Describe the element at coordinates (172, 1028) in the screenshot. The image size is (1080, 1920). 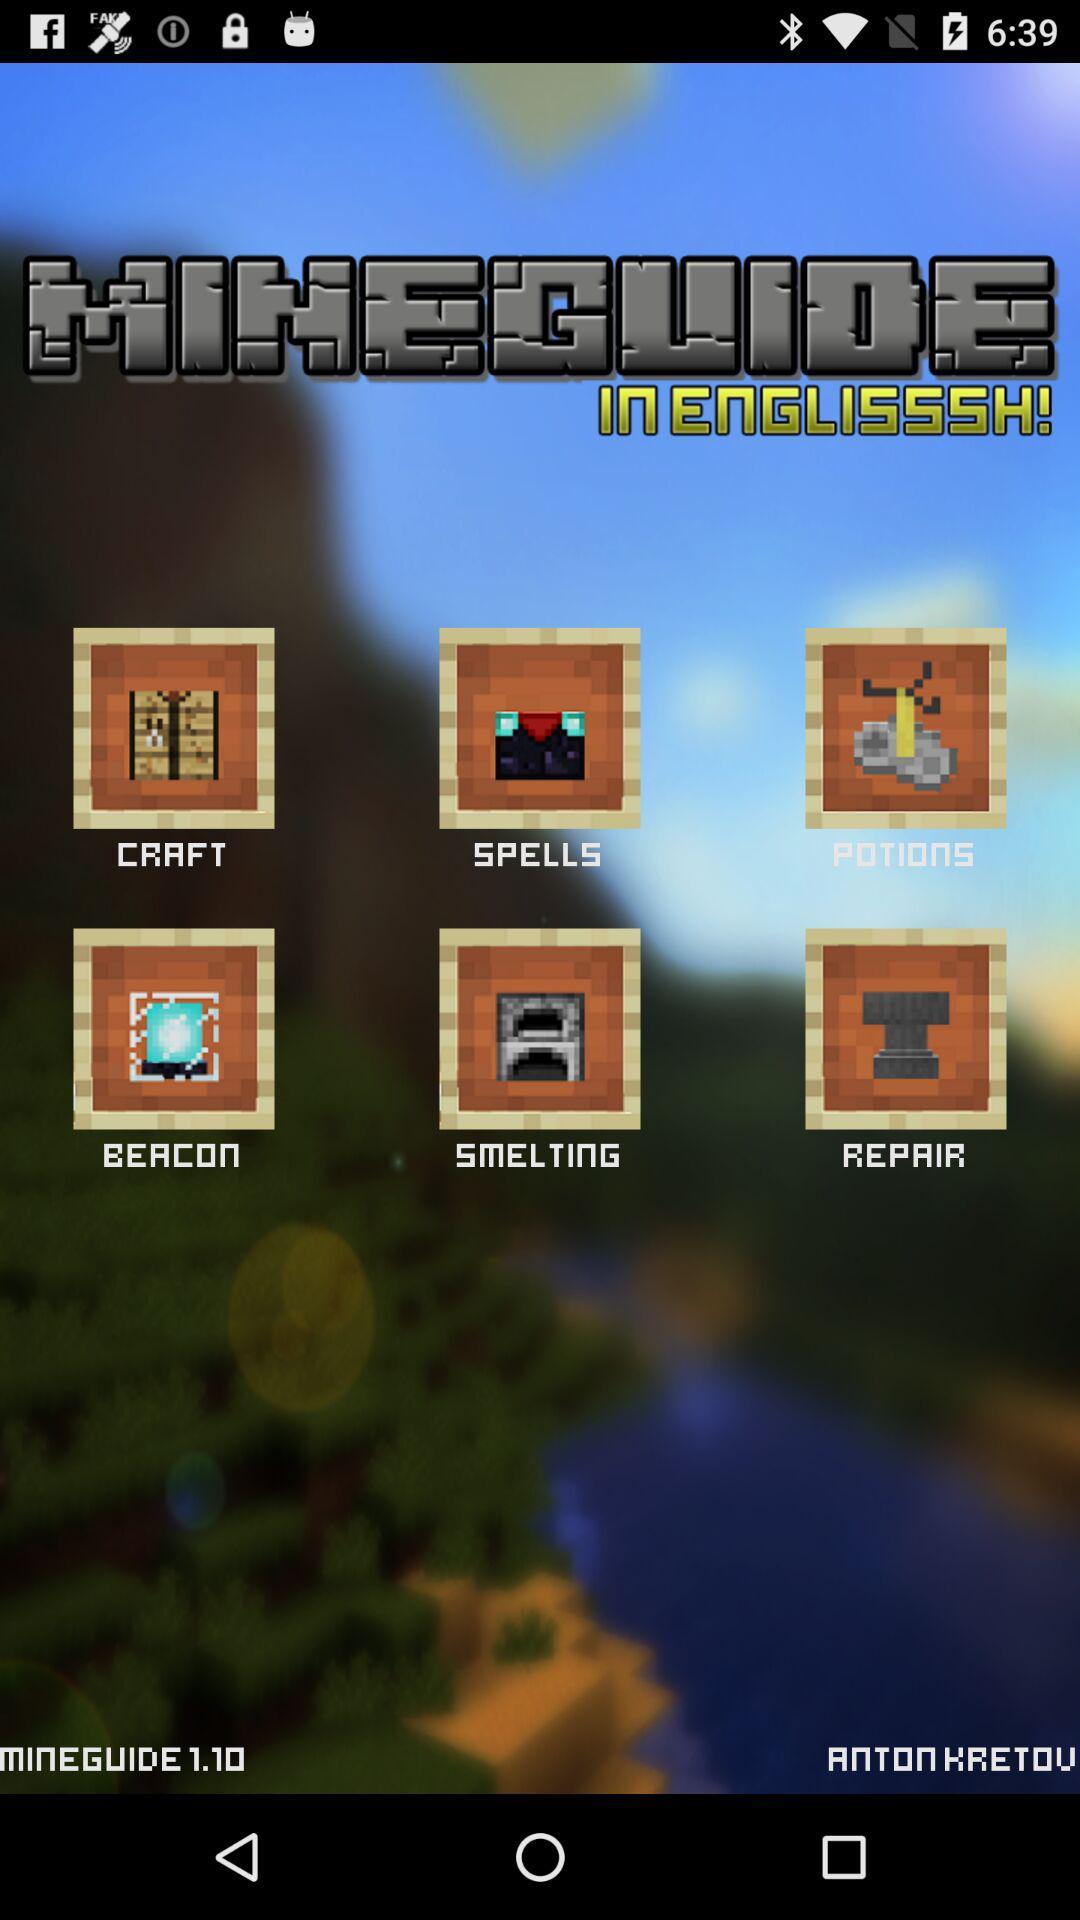
I see `the icon below craft icon` at that location.